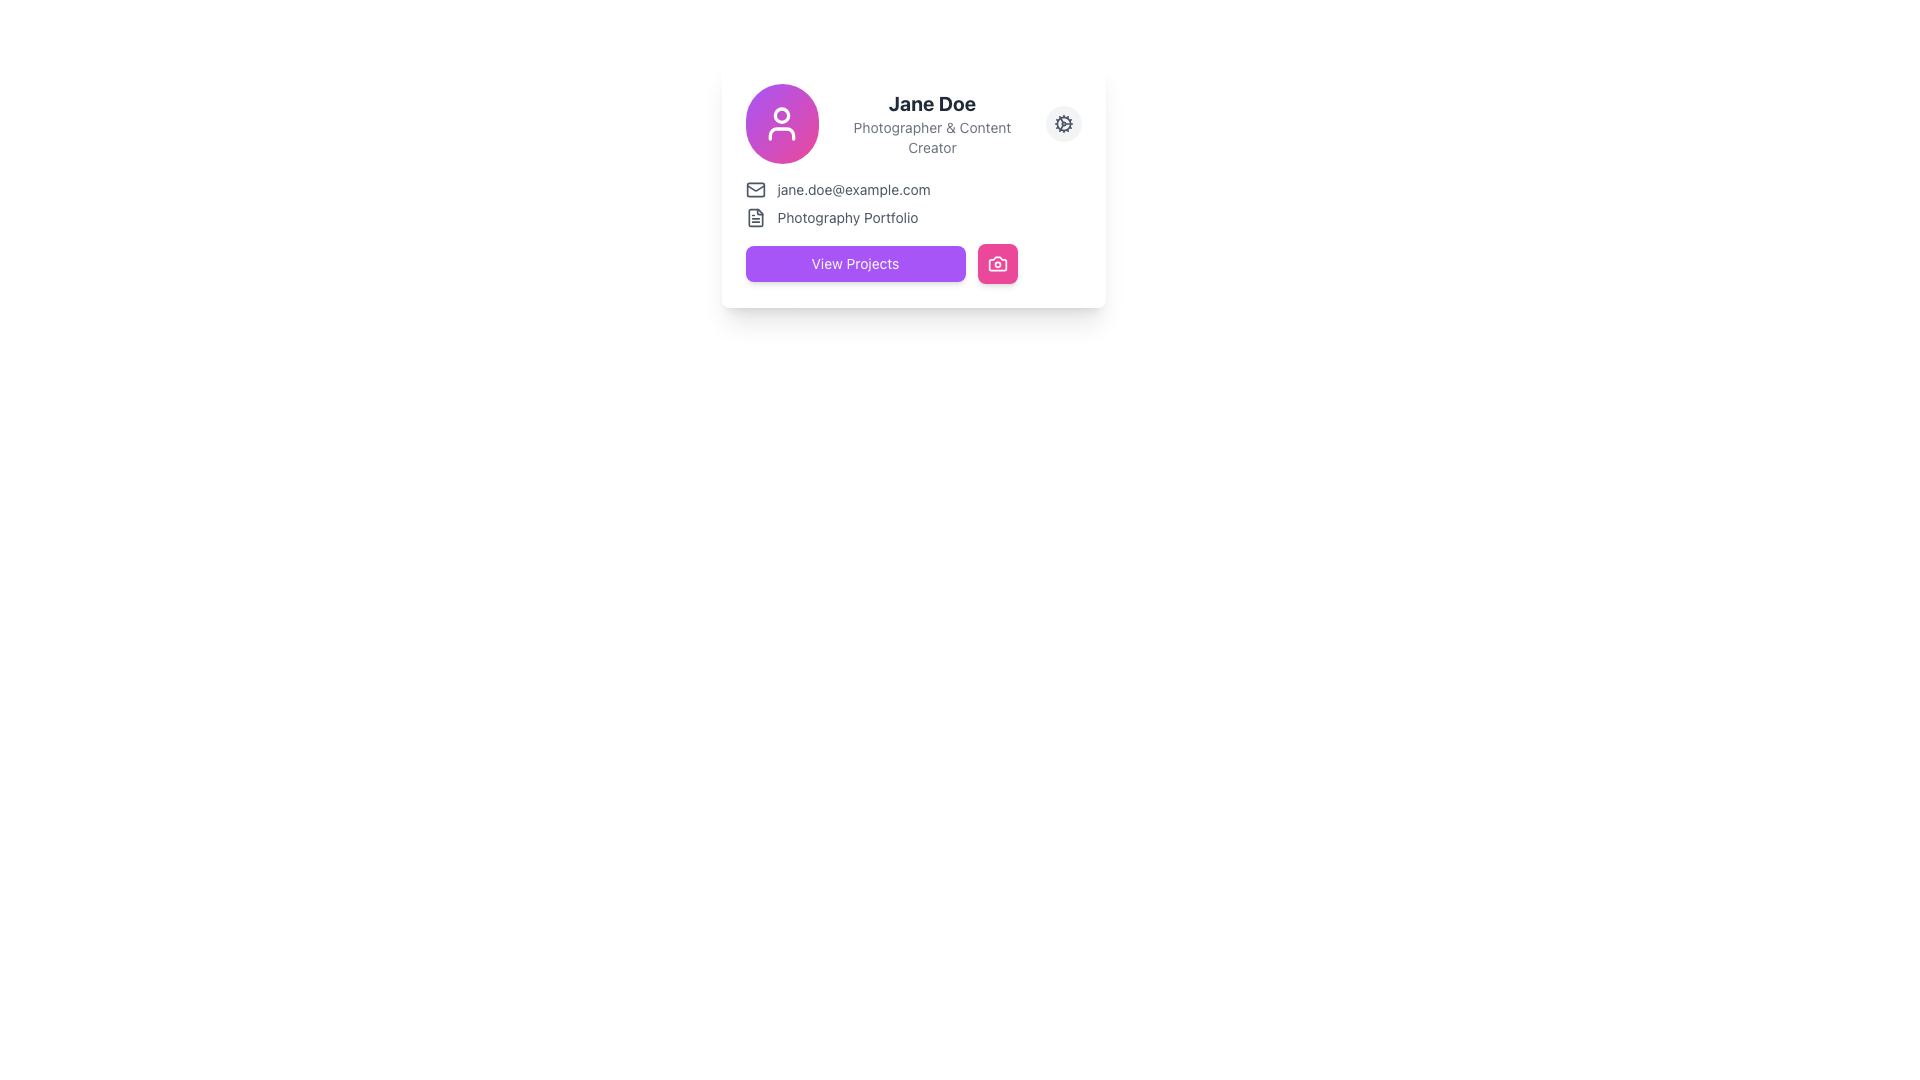  Describe the element at coordinates (848, 218) in the screenshot. I see `static text label located in the second row of the card, underneath the email address and to the right of a small document icon` at that location.